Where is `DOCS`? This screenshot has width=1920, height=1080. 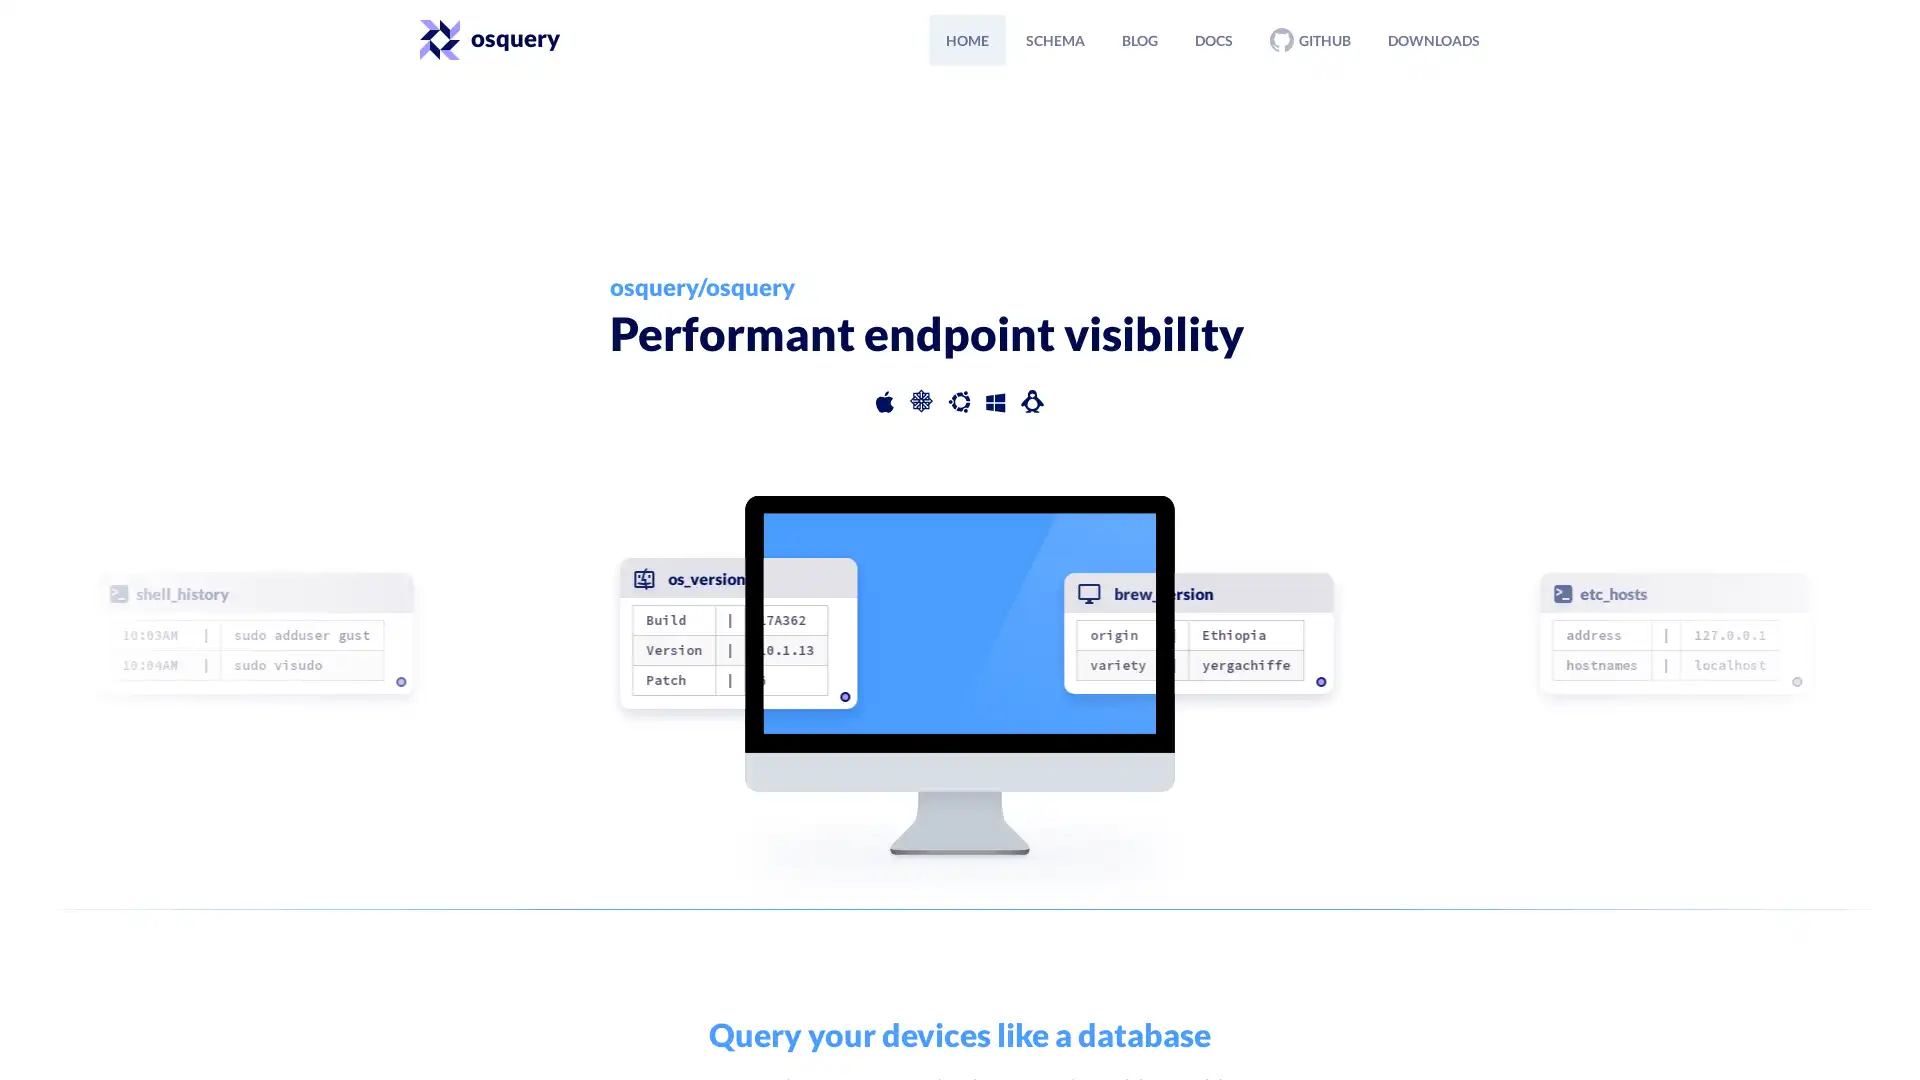 DOCS is located at coordinates (1213, 39).